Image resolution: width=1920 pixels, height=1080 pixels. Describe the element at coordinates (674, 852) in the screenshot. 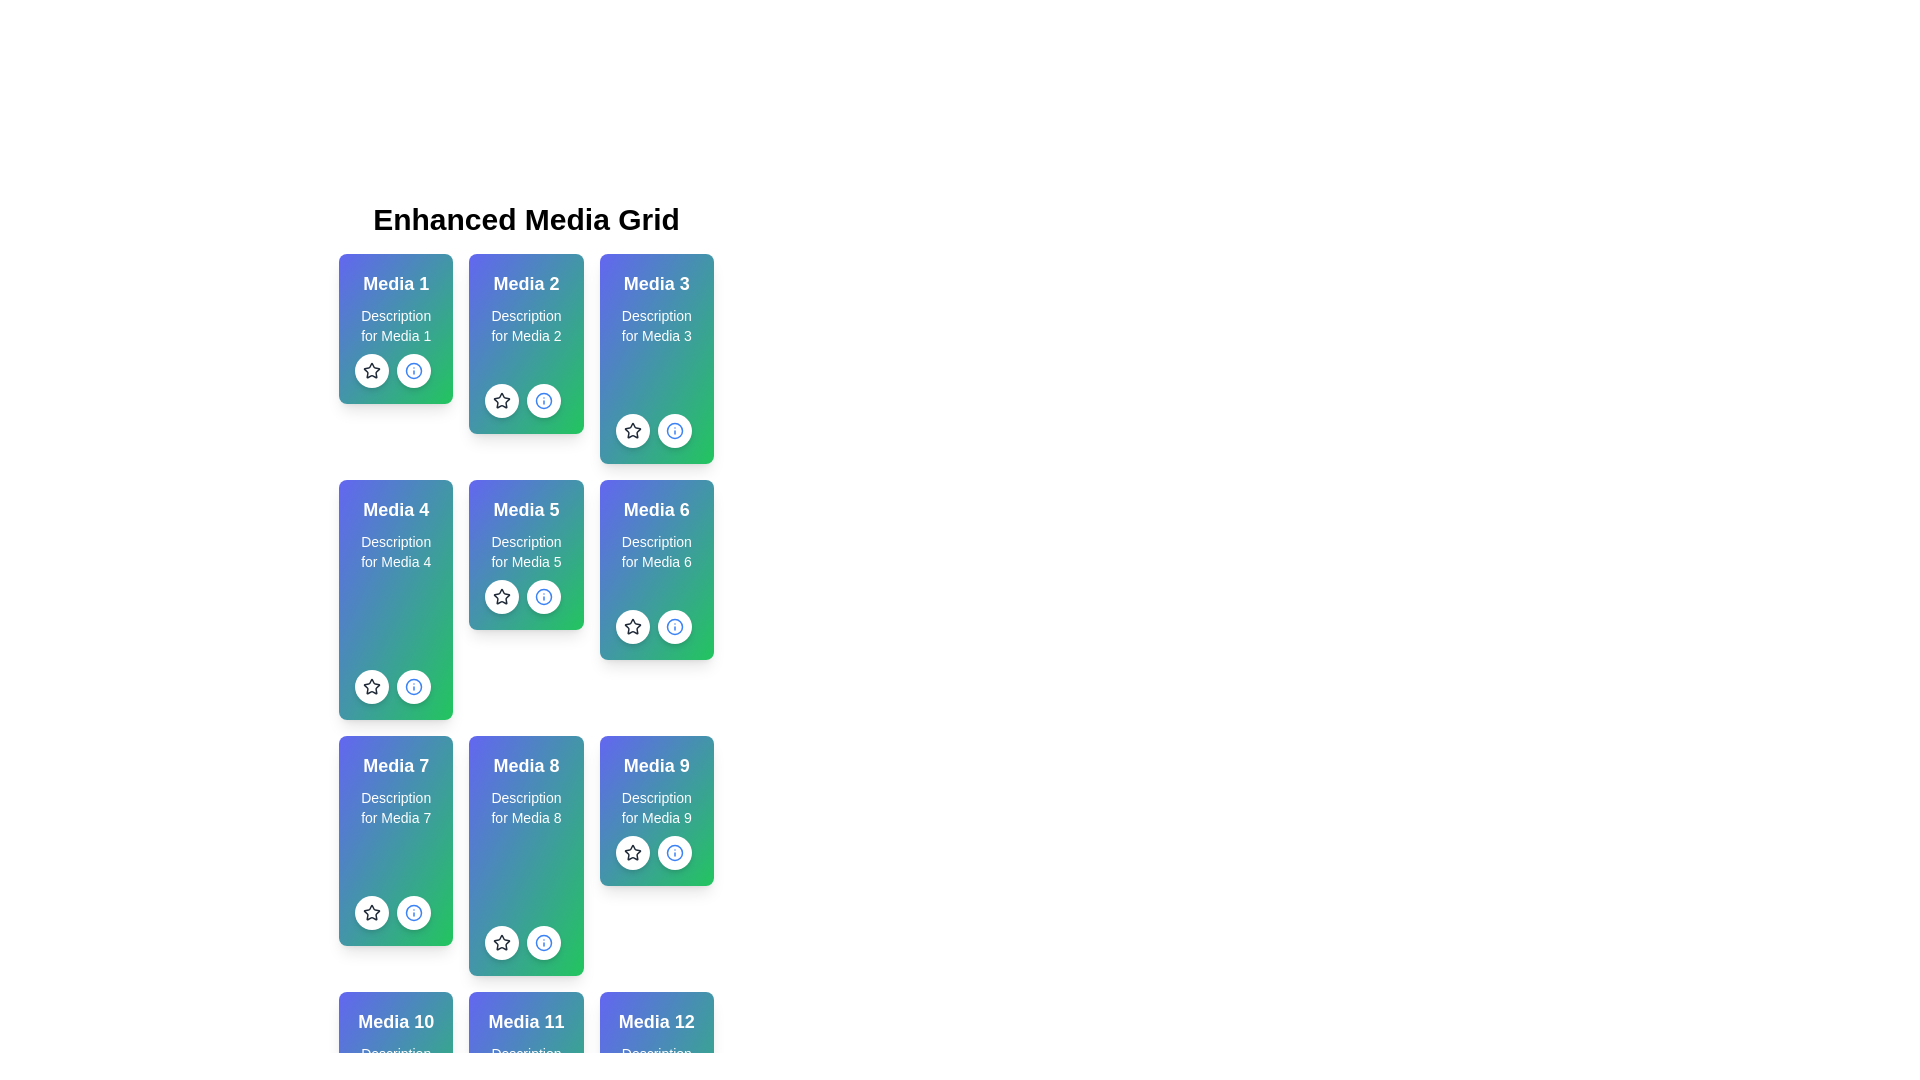

I see `the center circle of the icon located at the bottom-right corner of the 'Media 9' card in the grid` at that location.